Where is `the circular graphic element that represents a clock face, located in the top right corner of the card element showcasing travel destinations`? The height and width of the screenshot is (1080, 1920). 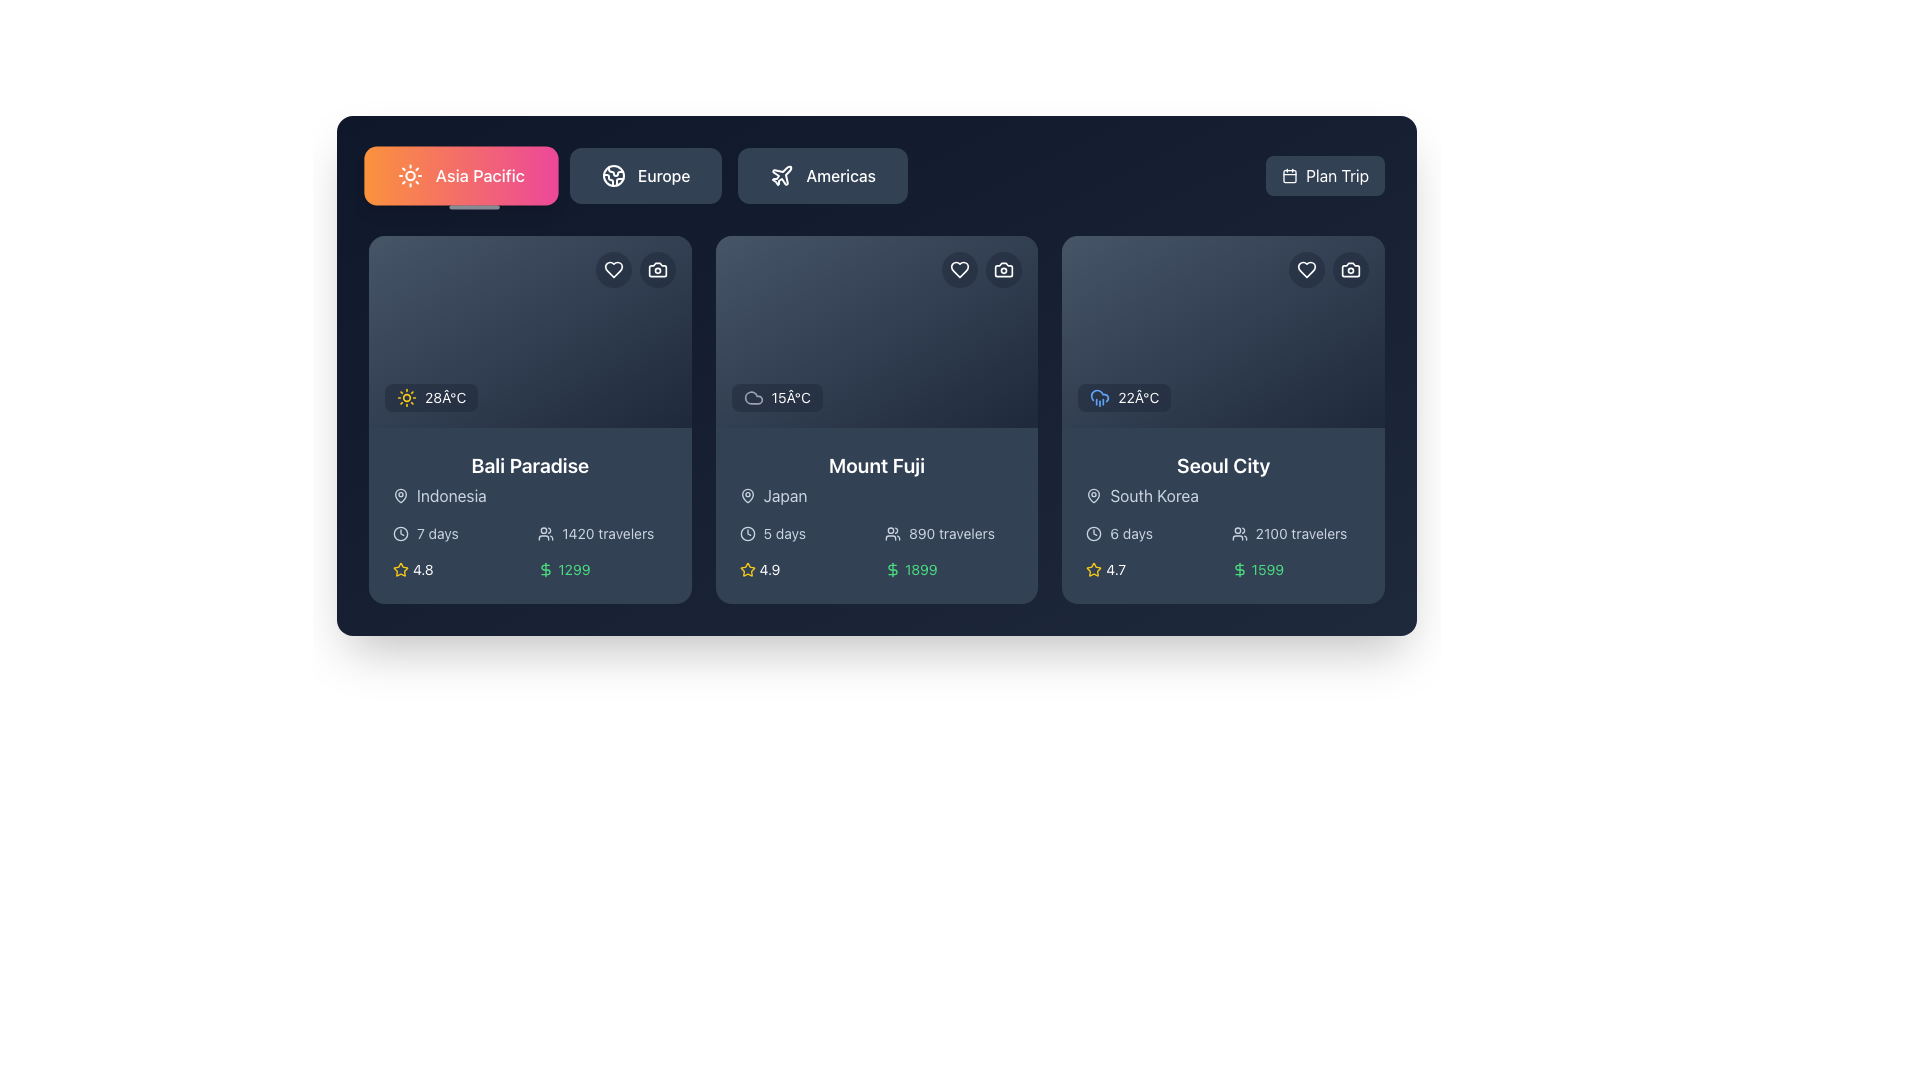
the circular graphic element that represents a clock face, located in the top right corner of the card element showcasing travel destinations is located at coordinates (400, 532).